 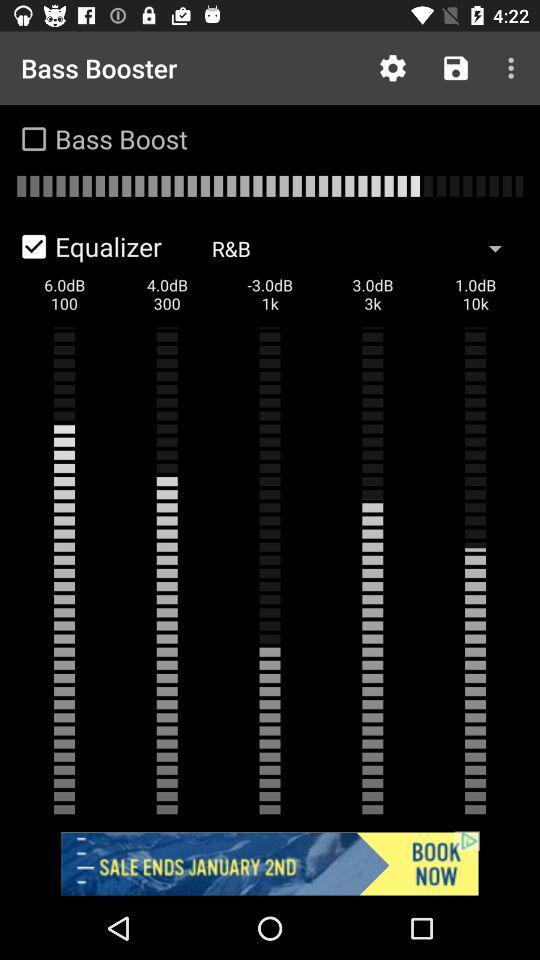 What do you see at coordinates (270, 863) in the screenshot?
I see `open advertisement` at bounding box center [270, 863].